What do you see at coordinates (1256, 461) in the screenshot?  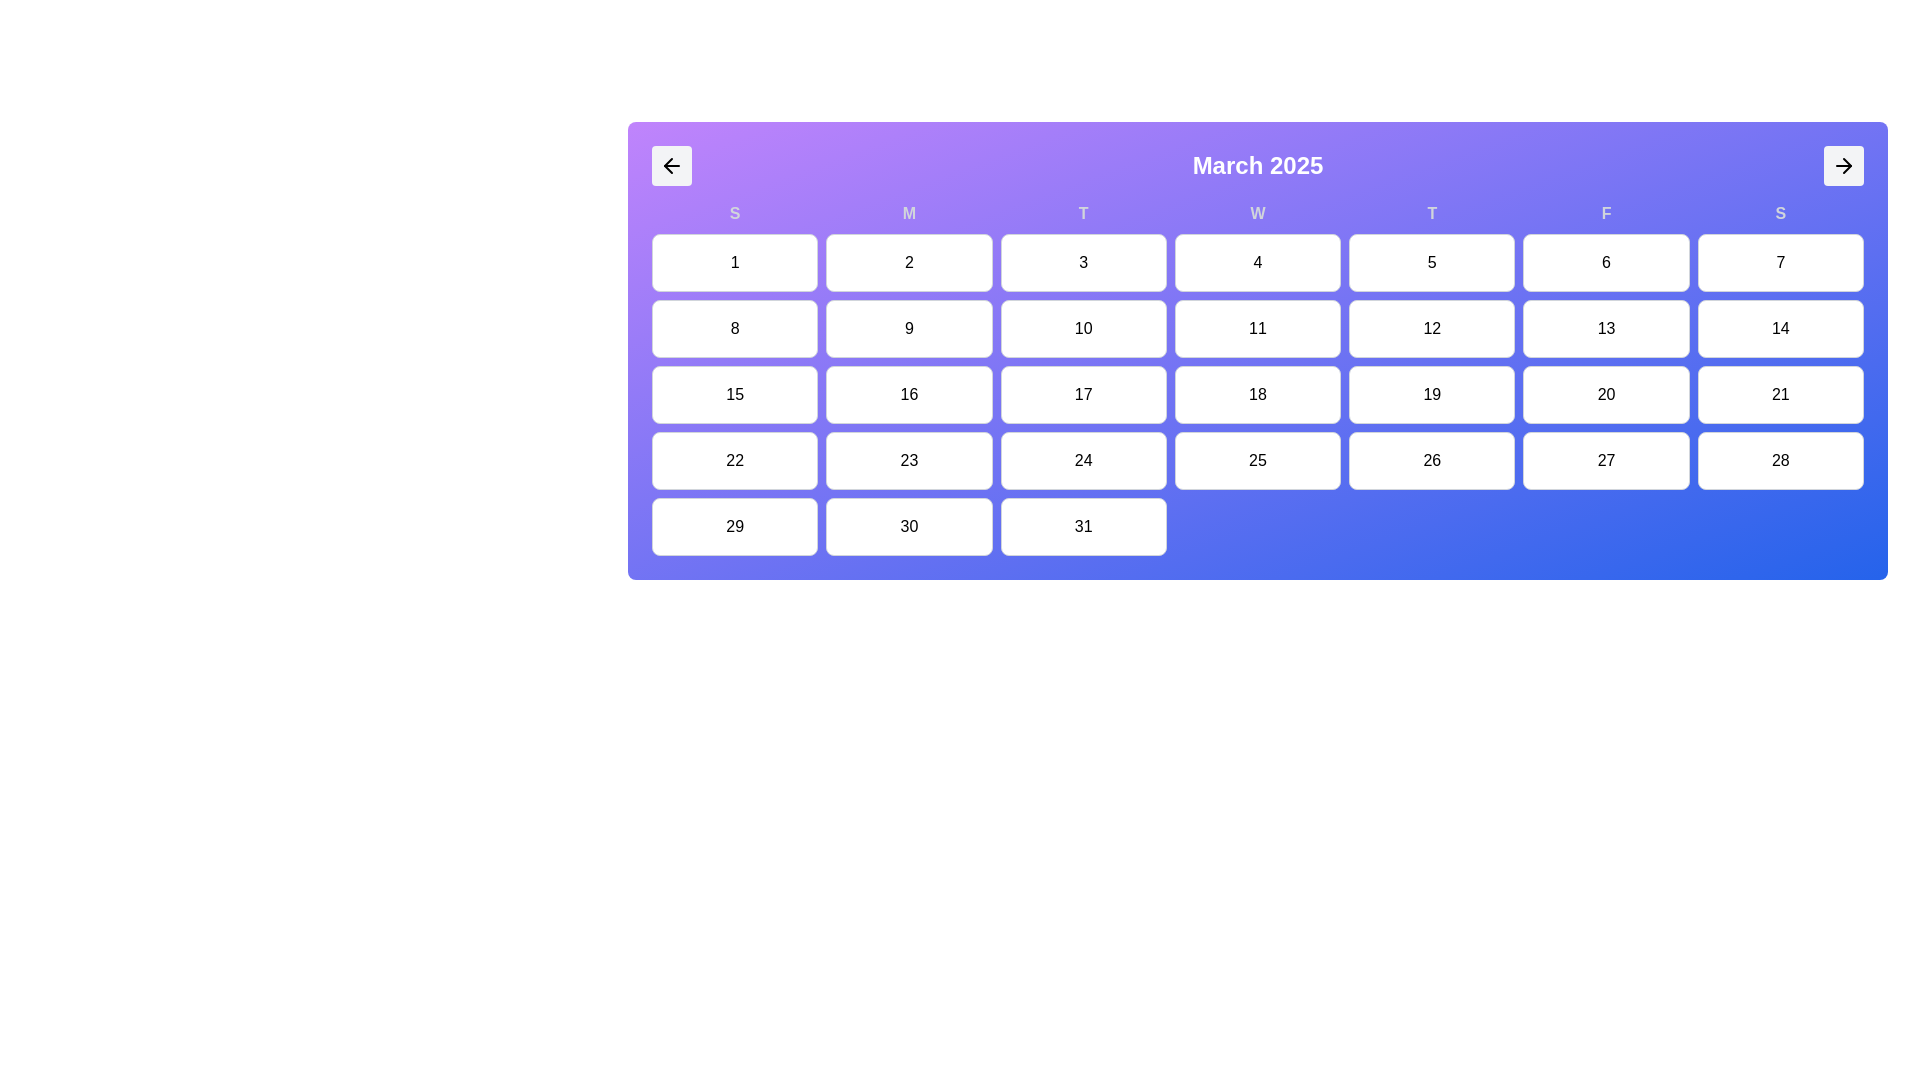 I see `the button representing the 25th day of the month in the calendar grid layout, which has a white background, gray border, and contains the number '25' in bold black text` at bounding box center [1256, 461].